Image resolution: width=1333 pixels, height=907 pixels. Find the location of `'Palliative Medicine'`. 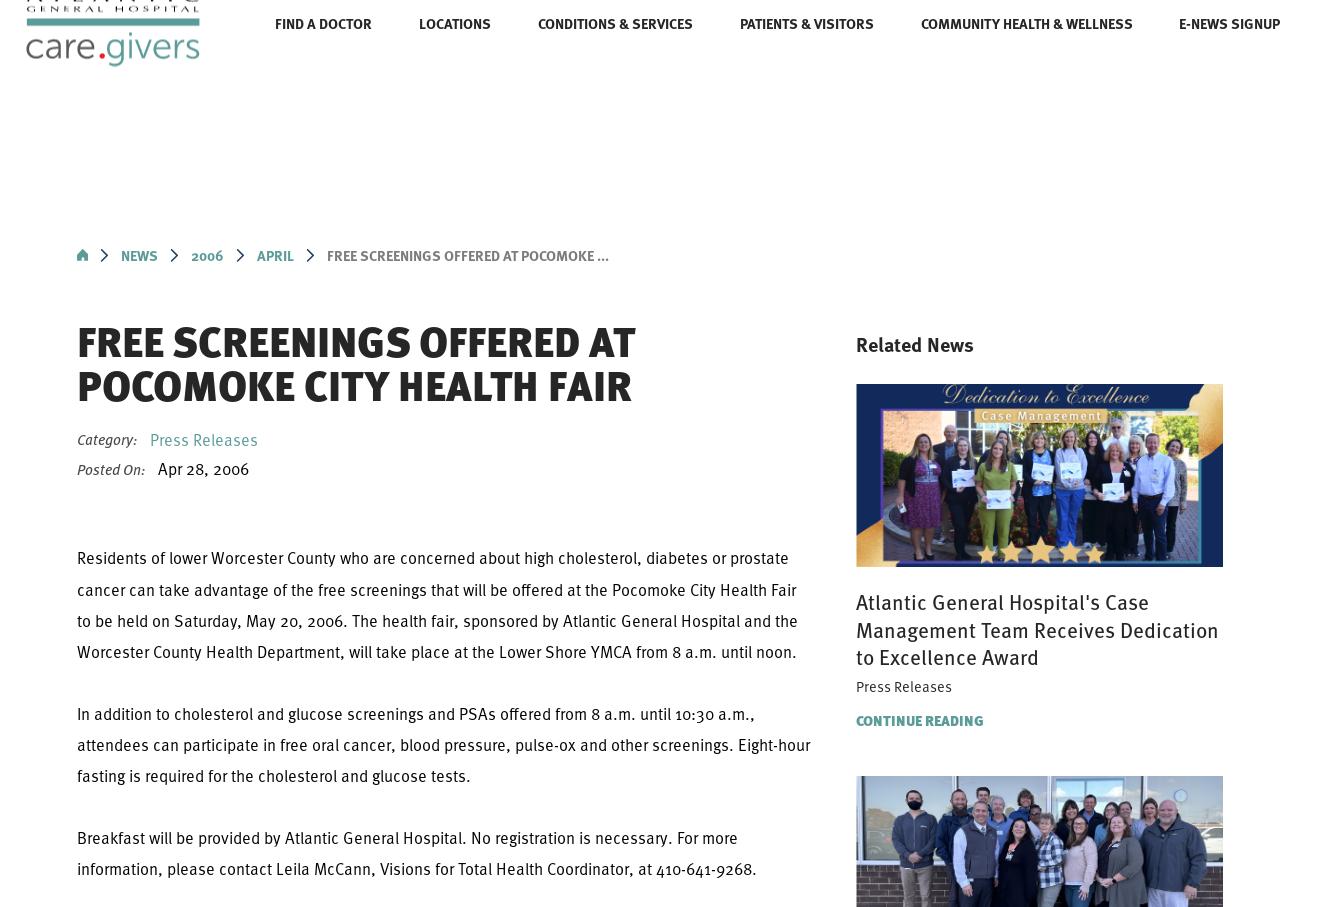

'Palliative Medicine' is located at coordinates (326, 350).